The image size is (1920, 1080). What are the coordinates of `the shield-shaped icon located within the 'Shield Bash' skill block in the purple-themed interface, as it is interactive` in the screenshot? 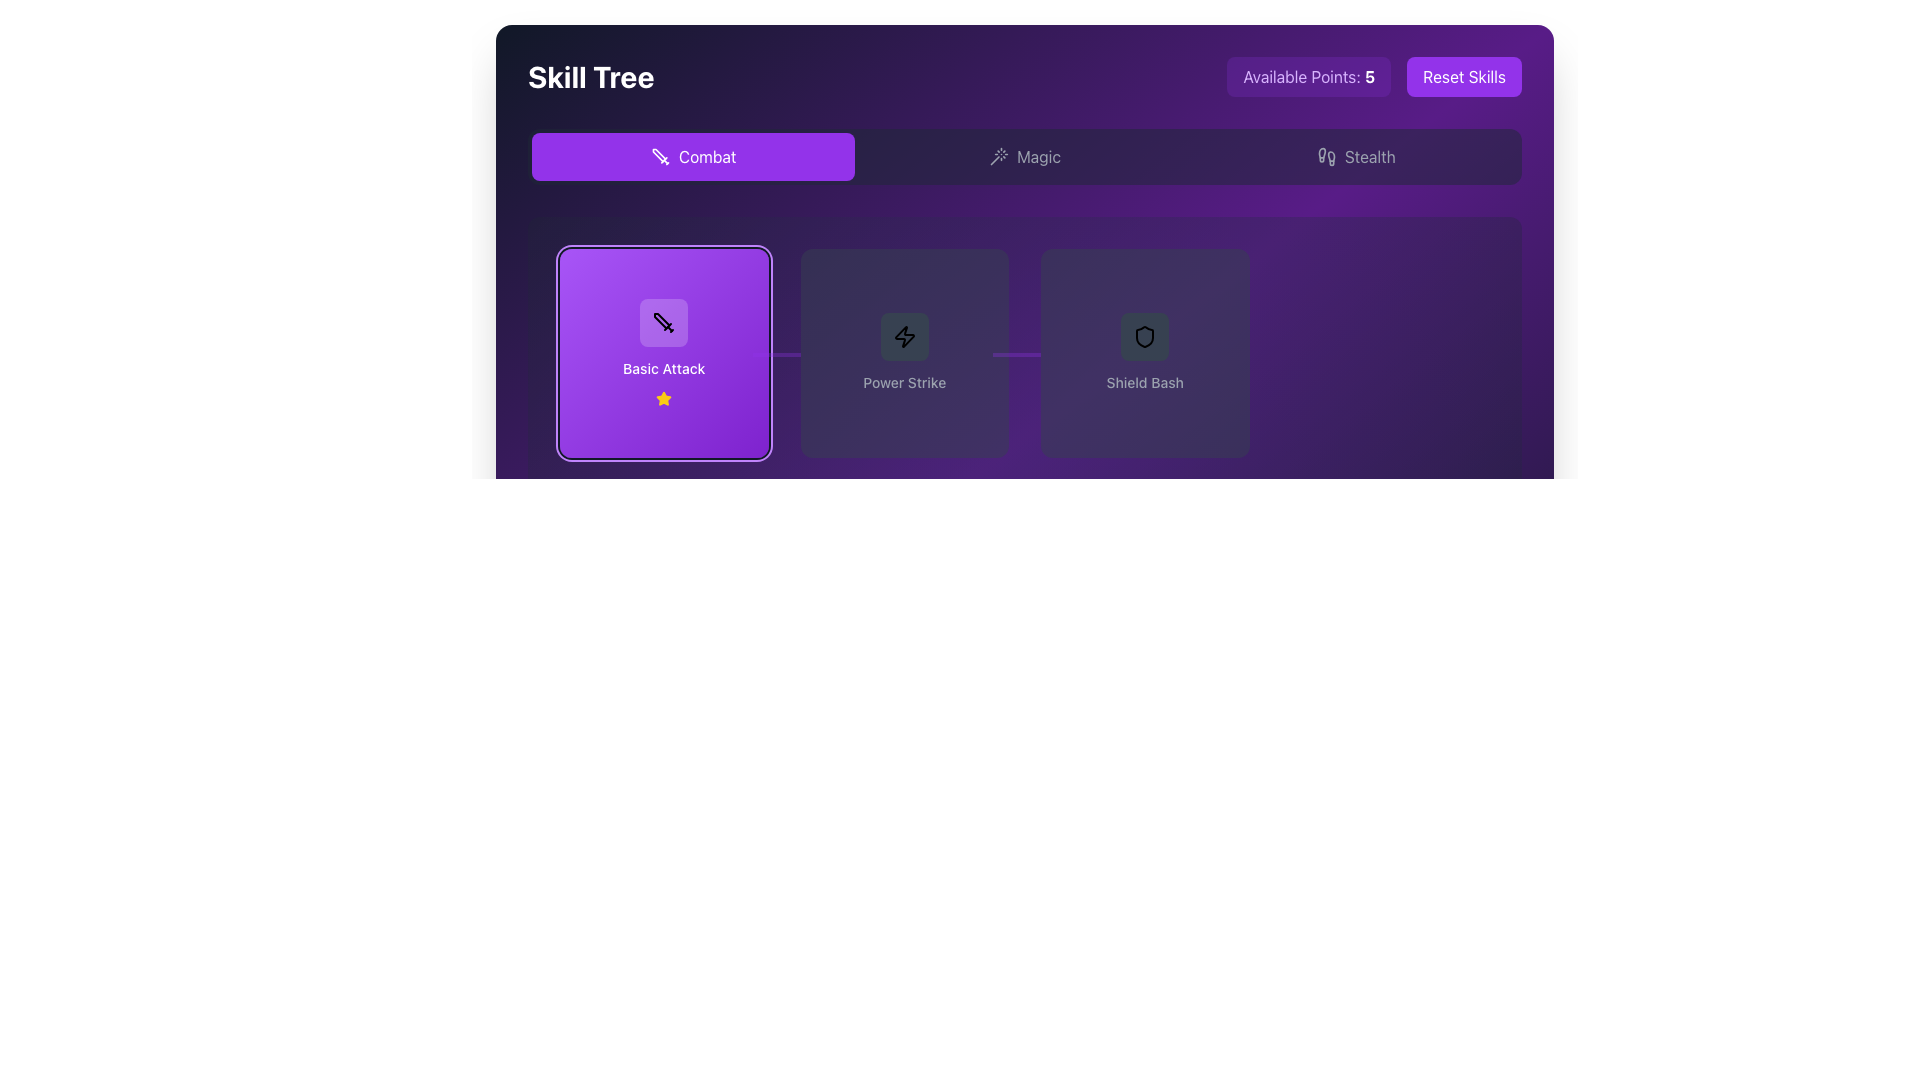 It's located at (1145, 336).